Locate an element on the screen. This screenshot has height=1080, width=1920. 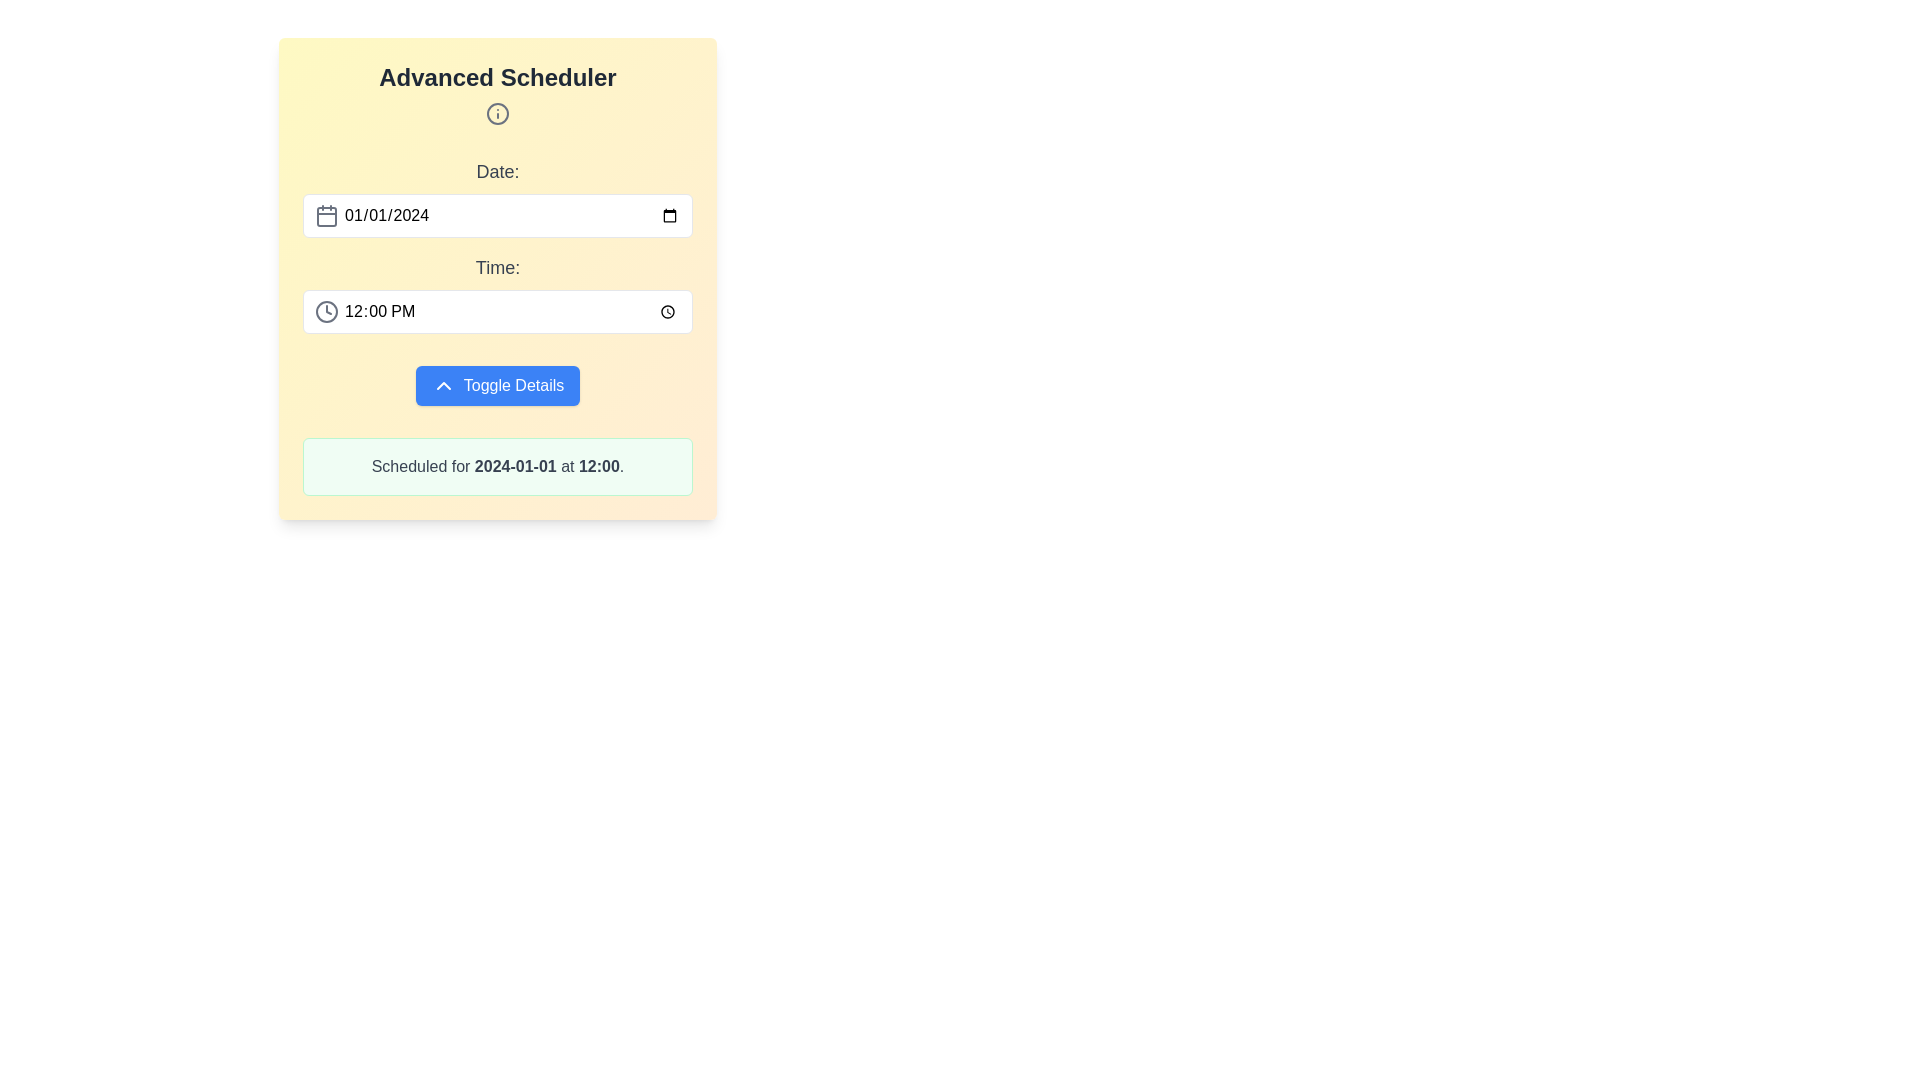
the static text label indicating the scheduled date and time for an event, located at the bottom of the green notification panel is located at coordinates (498, 466).